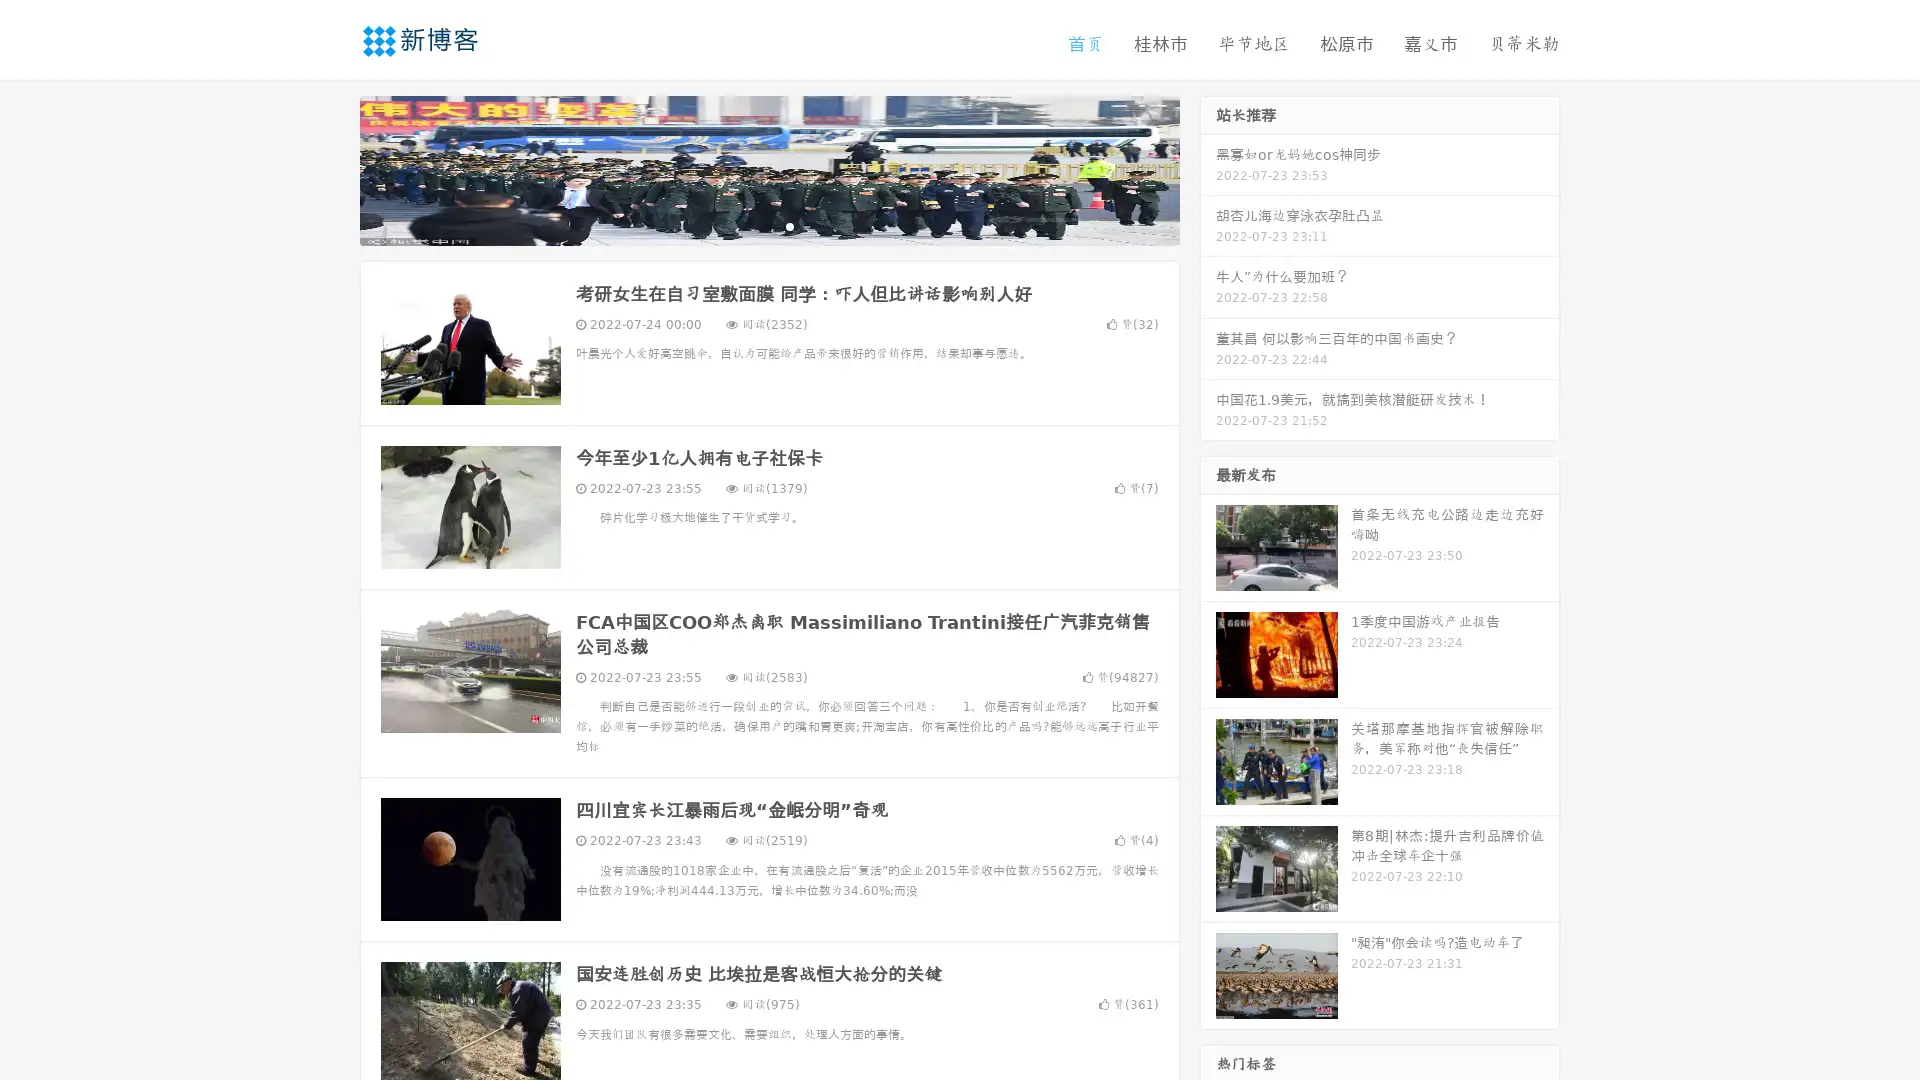  What do you see at coordinates (748, 225) in the screenshot?
I see `Go to slide 1` at bounding box center [748, 225].